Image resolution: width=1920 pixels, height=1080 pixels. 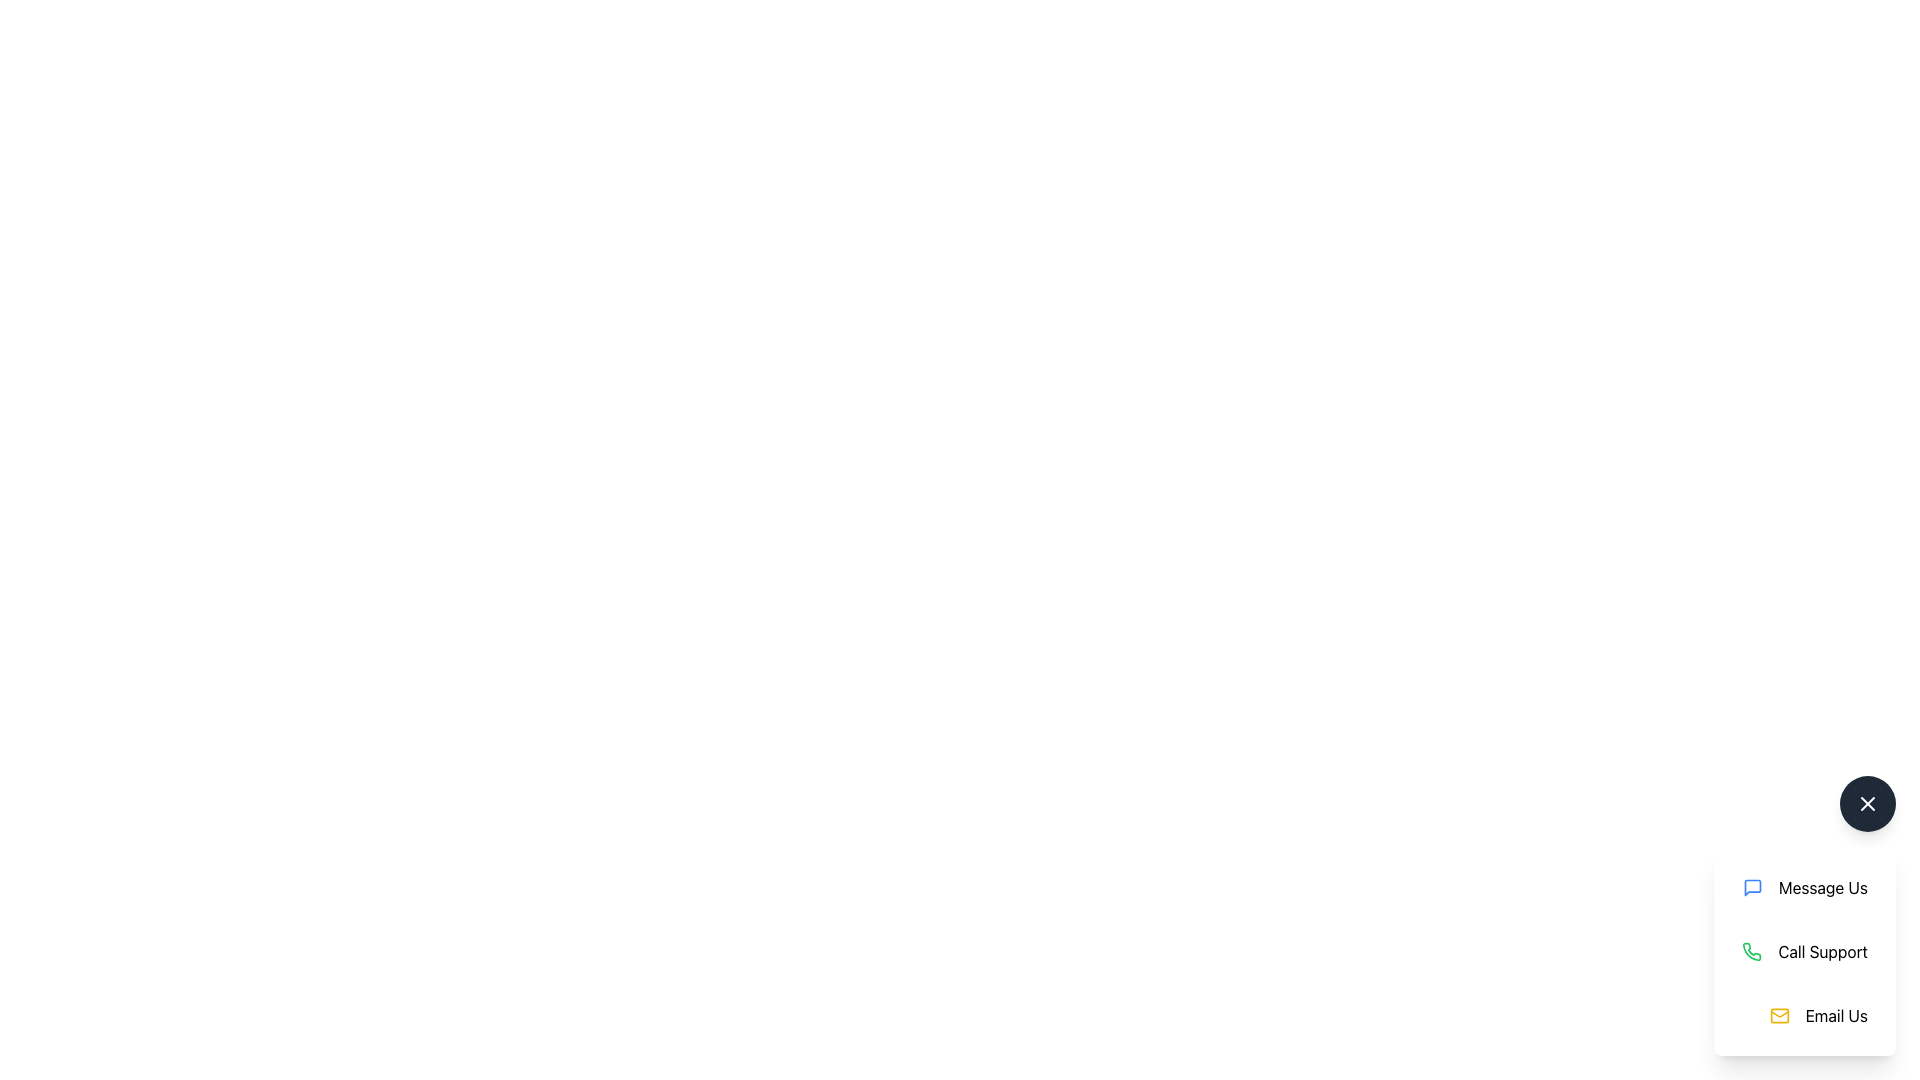 What do you see at coordinates (1836, 1015) in the screenshot?
I see `the 'Email Us' text label, which is the third item in a vertical list of options and is positioned to the right of a yellow envelope icon` at bounding box center [1836, 1015].